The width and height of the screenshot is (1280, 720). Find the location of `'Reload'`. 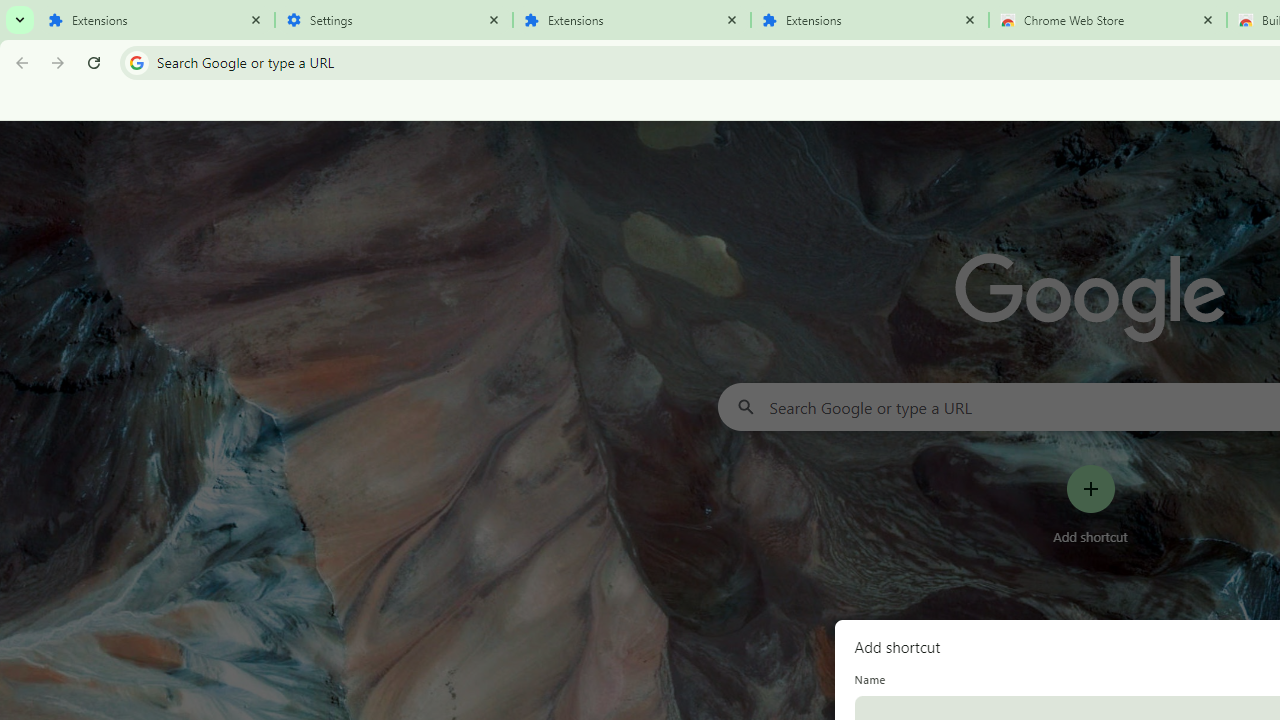

'Reload' is located at coordinates (93, 61).